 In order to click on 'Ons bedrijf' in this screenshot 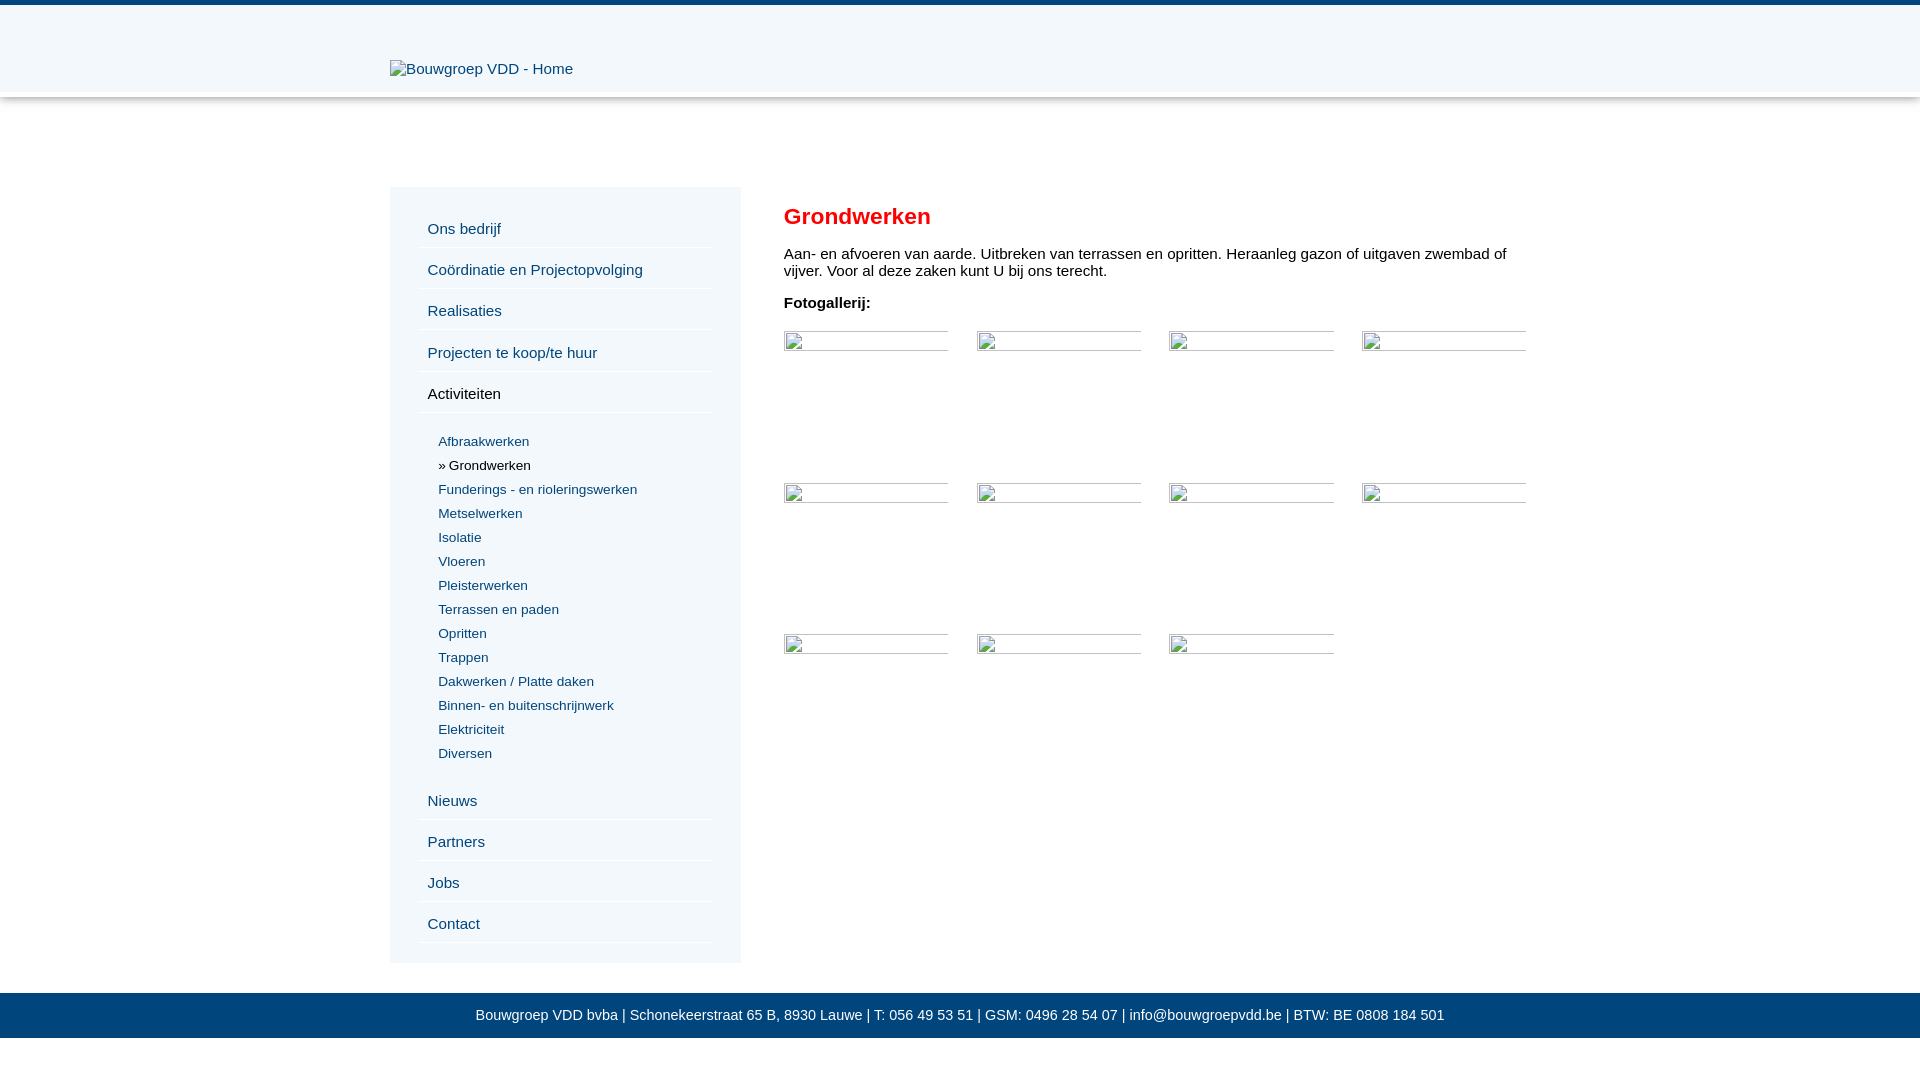, I will do `click(416, 227)`.